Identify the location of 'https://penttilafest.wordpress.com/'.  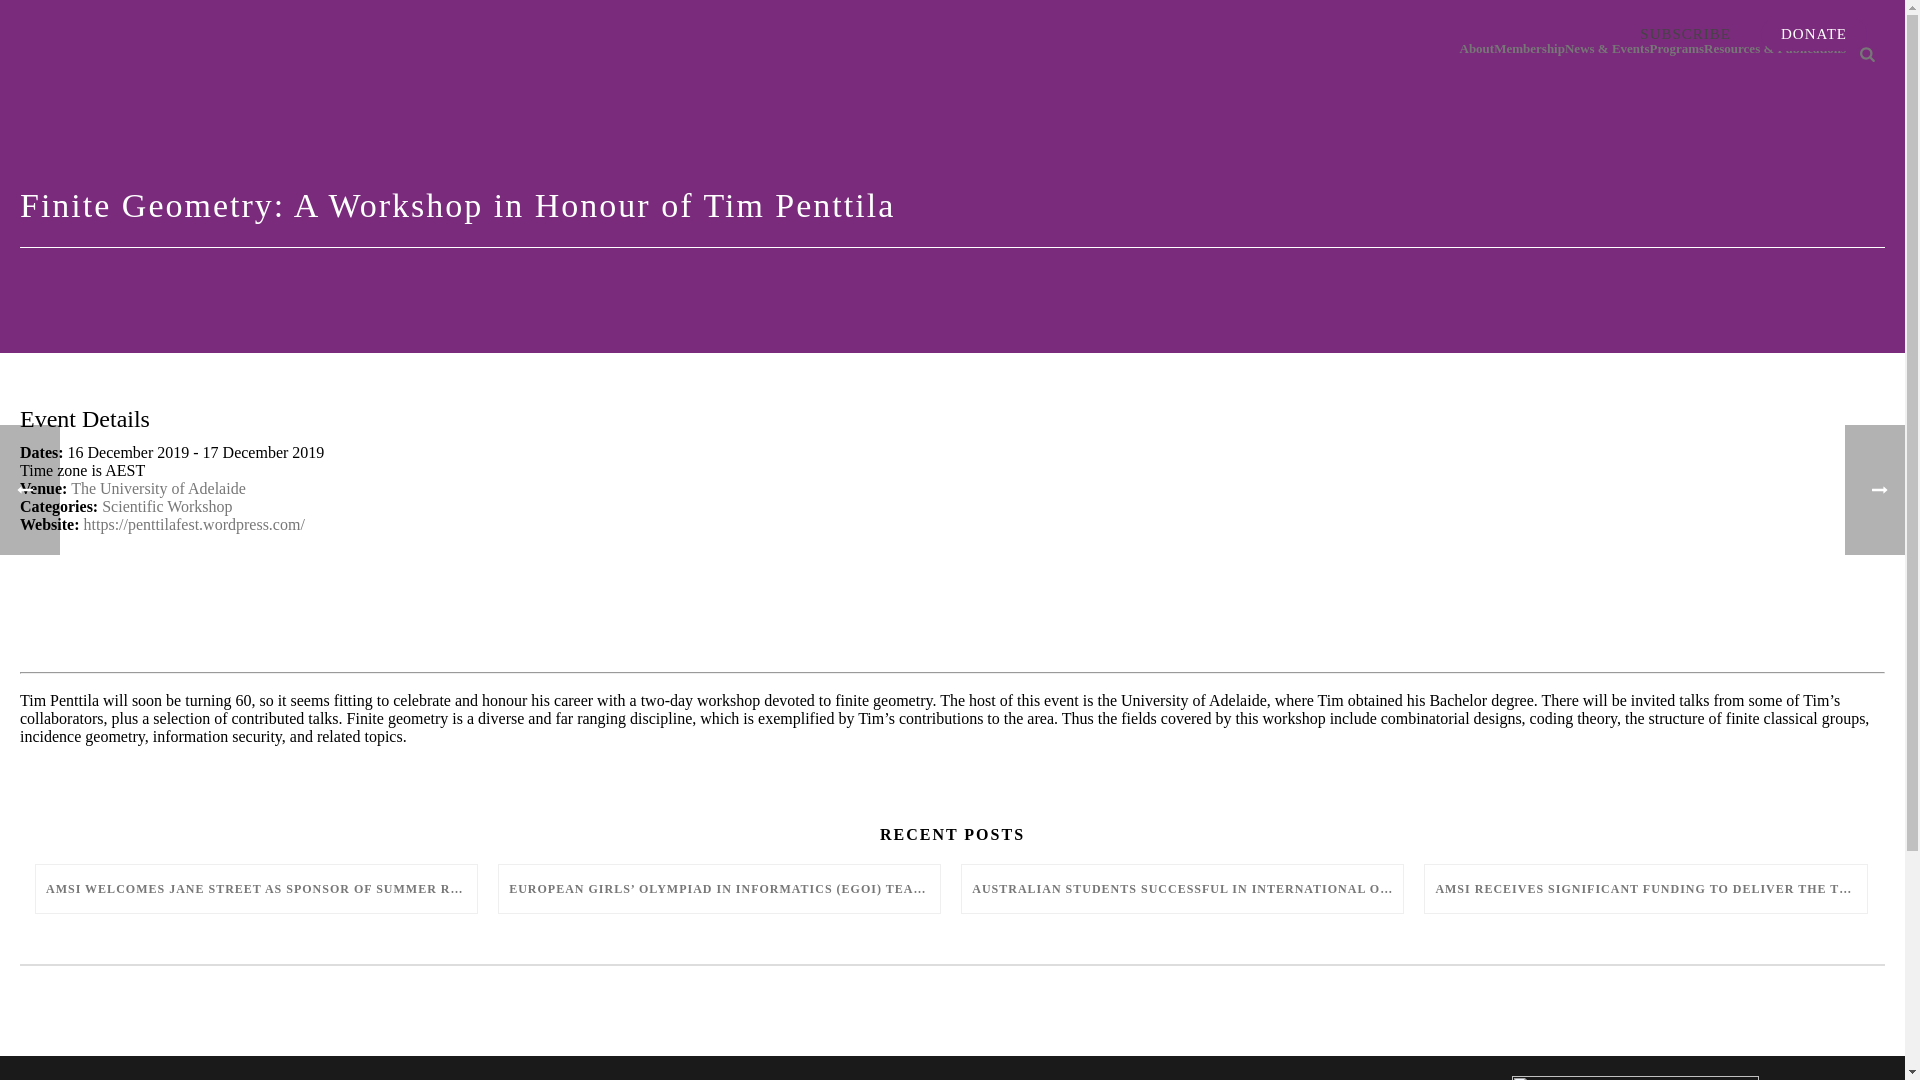
(82, 523).